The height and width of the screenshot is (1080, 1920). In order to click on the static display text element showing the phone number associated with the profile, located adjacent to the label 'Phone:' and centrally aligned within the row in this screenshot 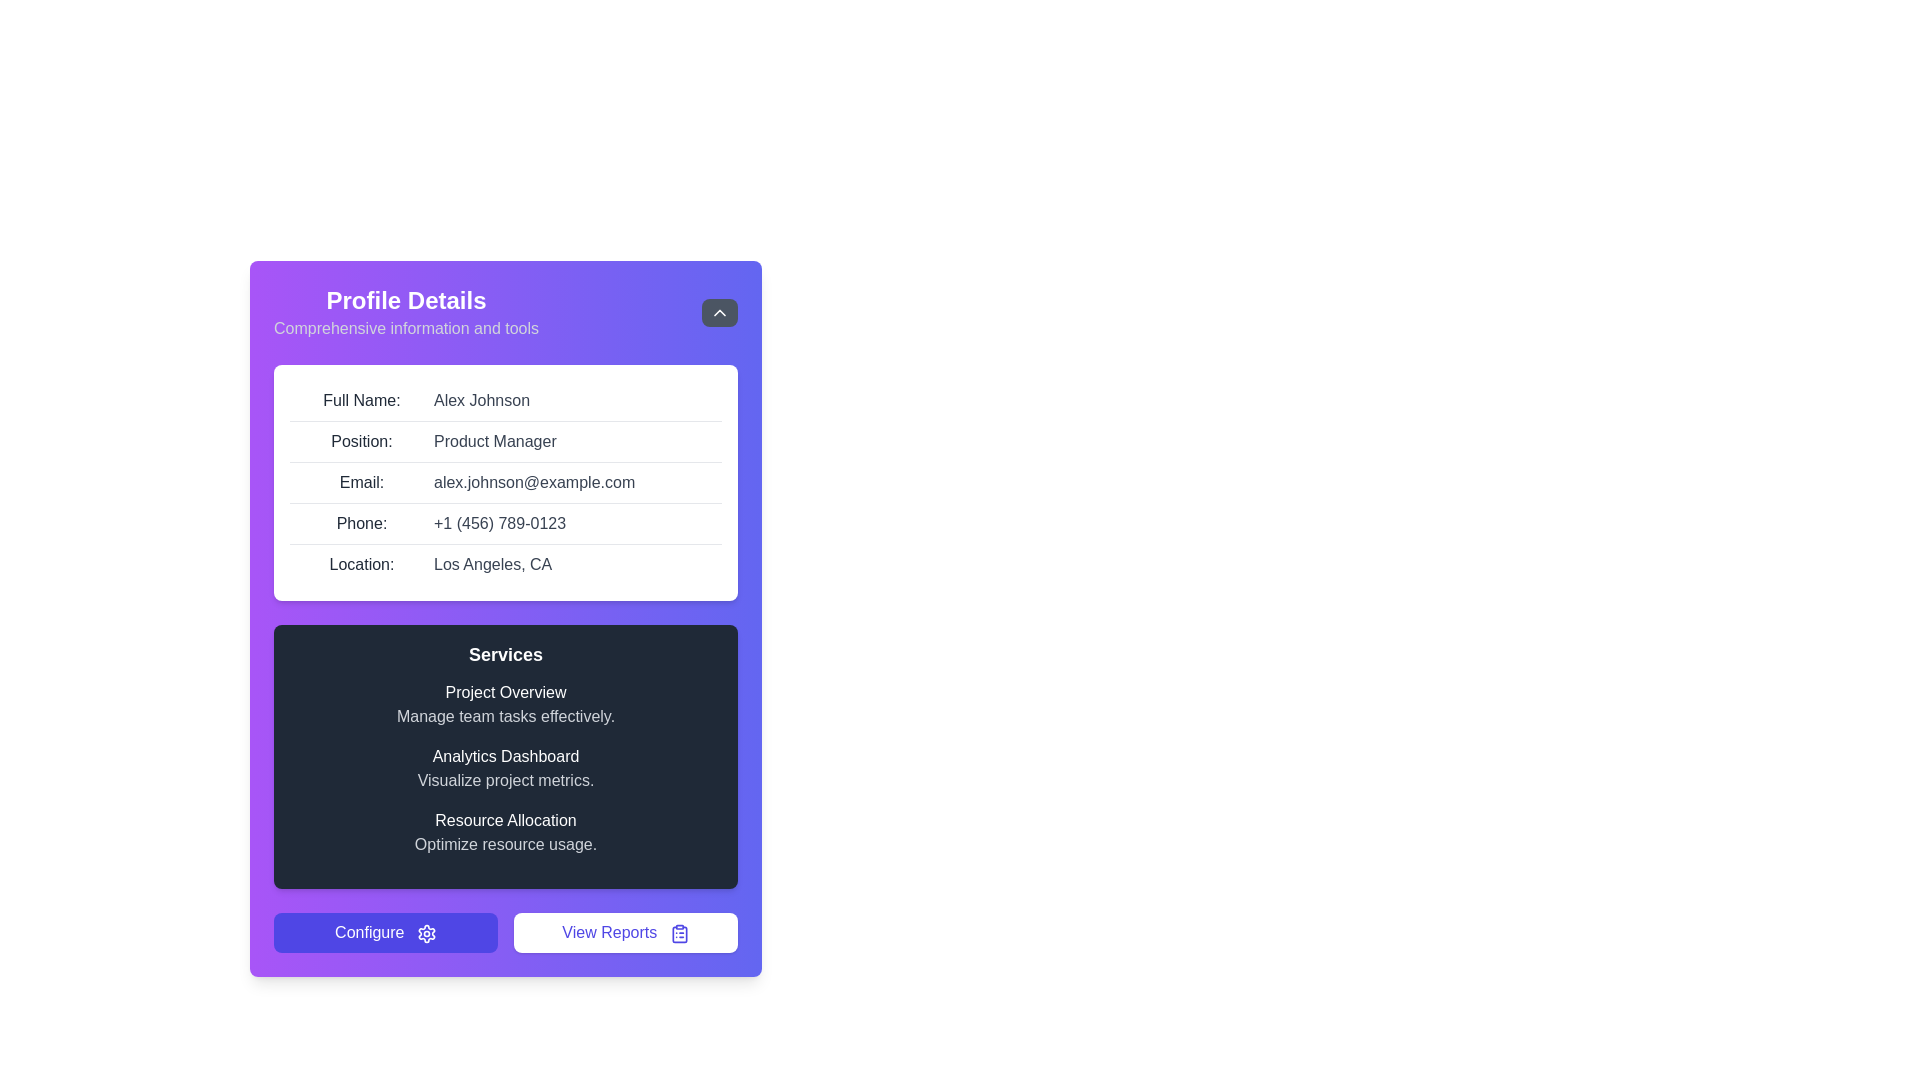, I will do `click(499, 523)`.